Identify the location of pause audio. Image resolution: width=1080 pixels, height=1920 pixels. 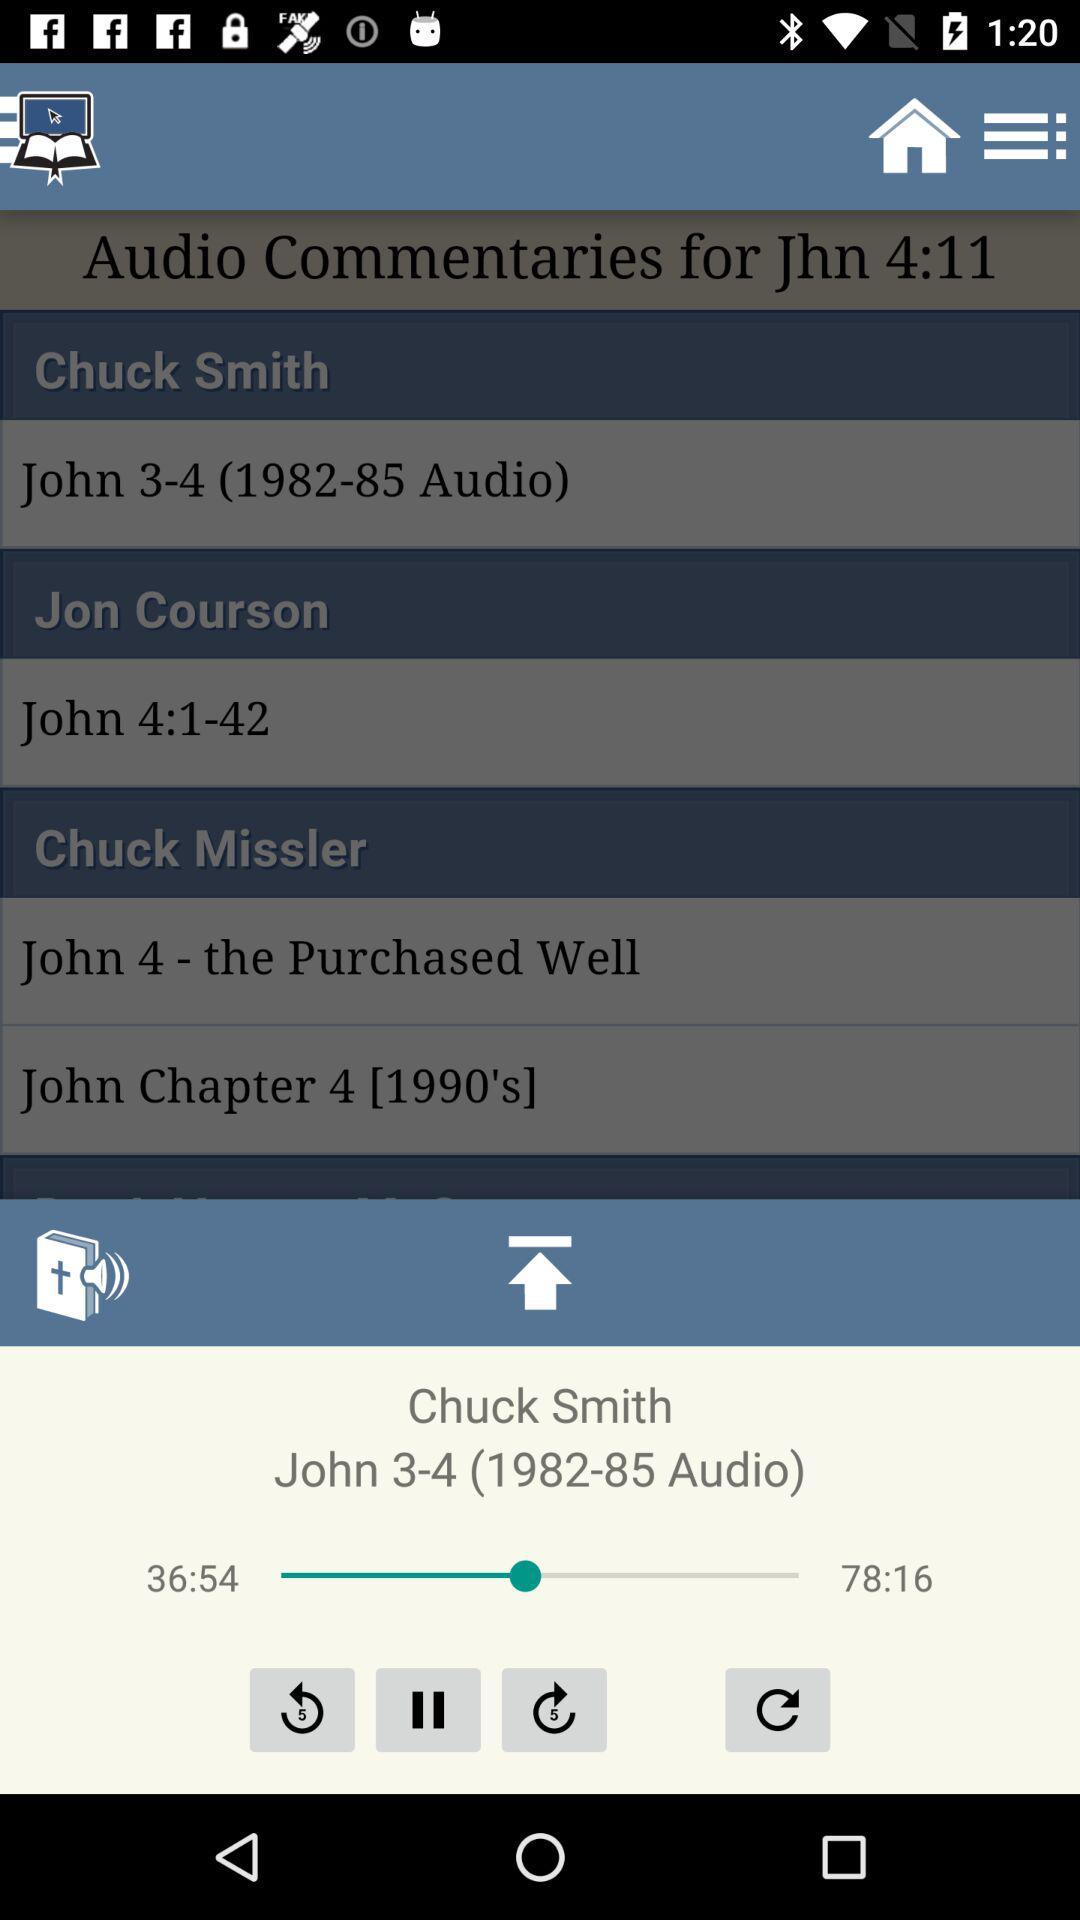
(427, 1708).